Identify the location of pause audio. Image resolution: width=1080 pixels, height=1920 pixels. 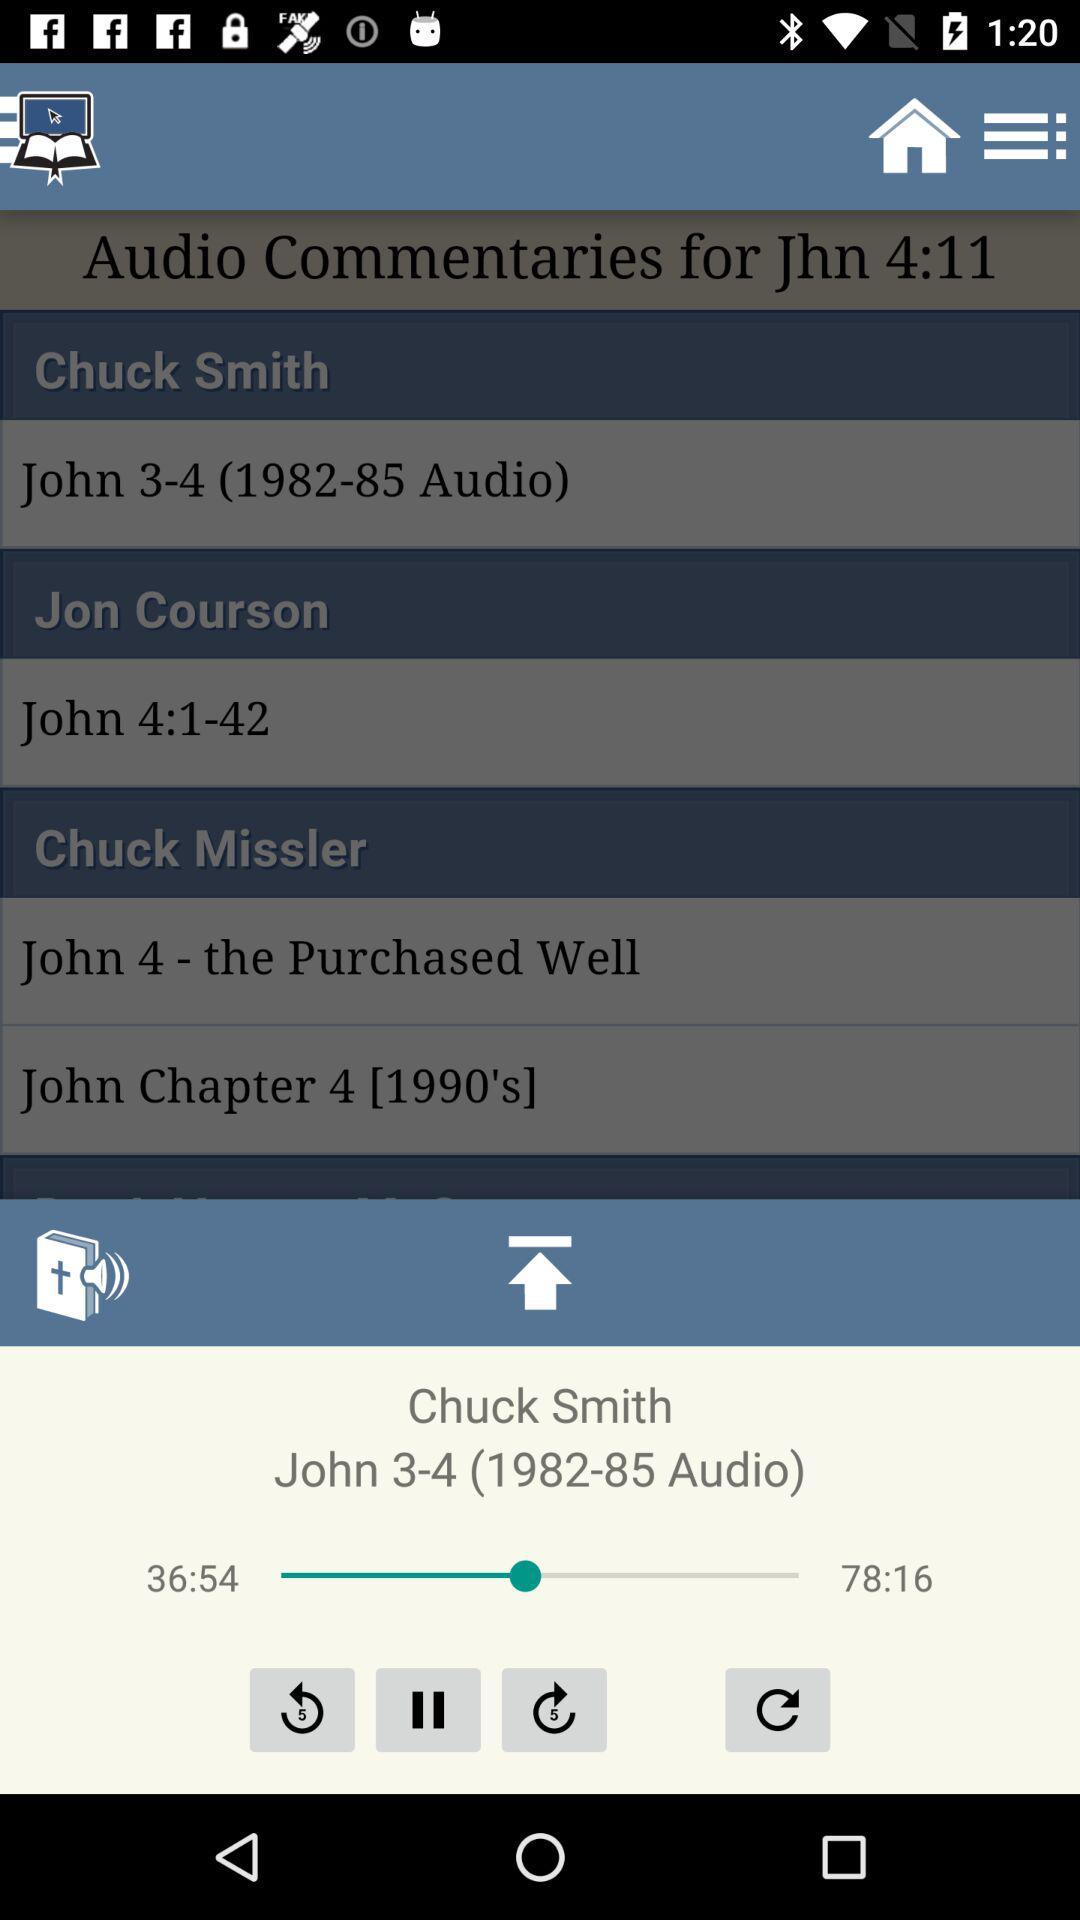
(427, 1708).